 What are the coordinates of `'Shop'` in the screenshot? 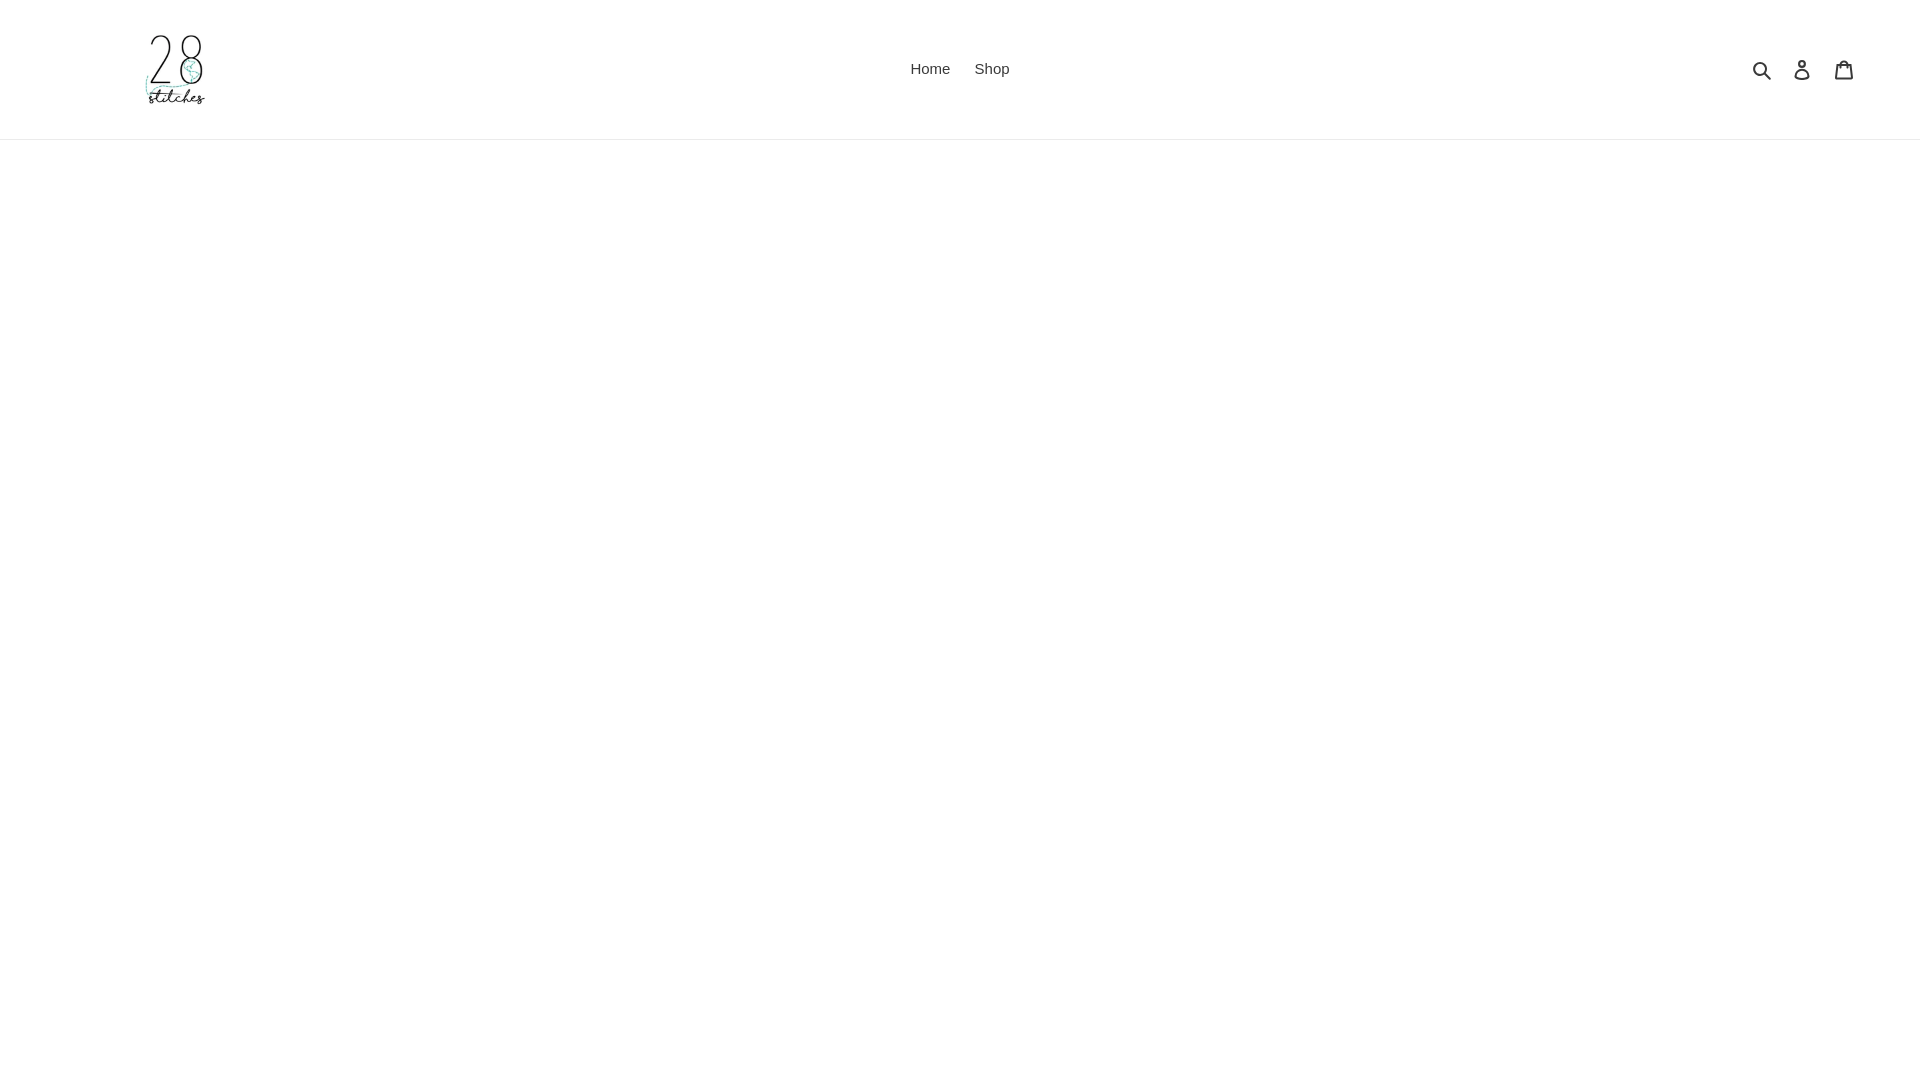 It's located at (992, 68).